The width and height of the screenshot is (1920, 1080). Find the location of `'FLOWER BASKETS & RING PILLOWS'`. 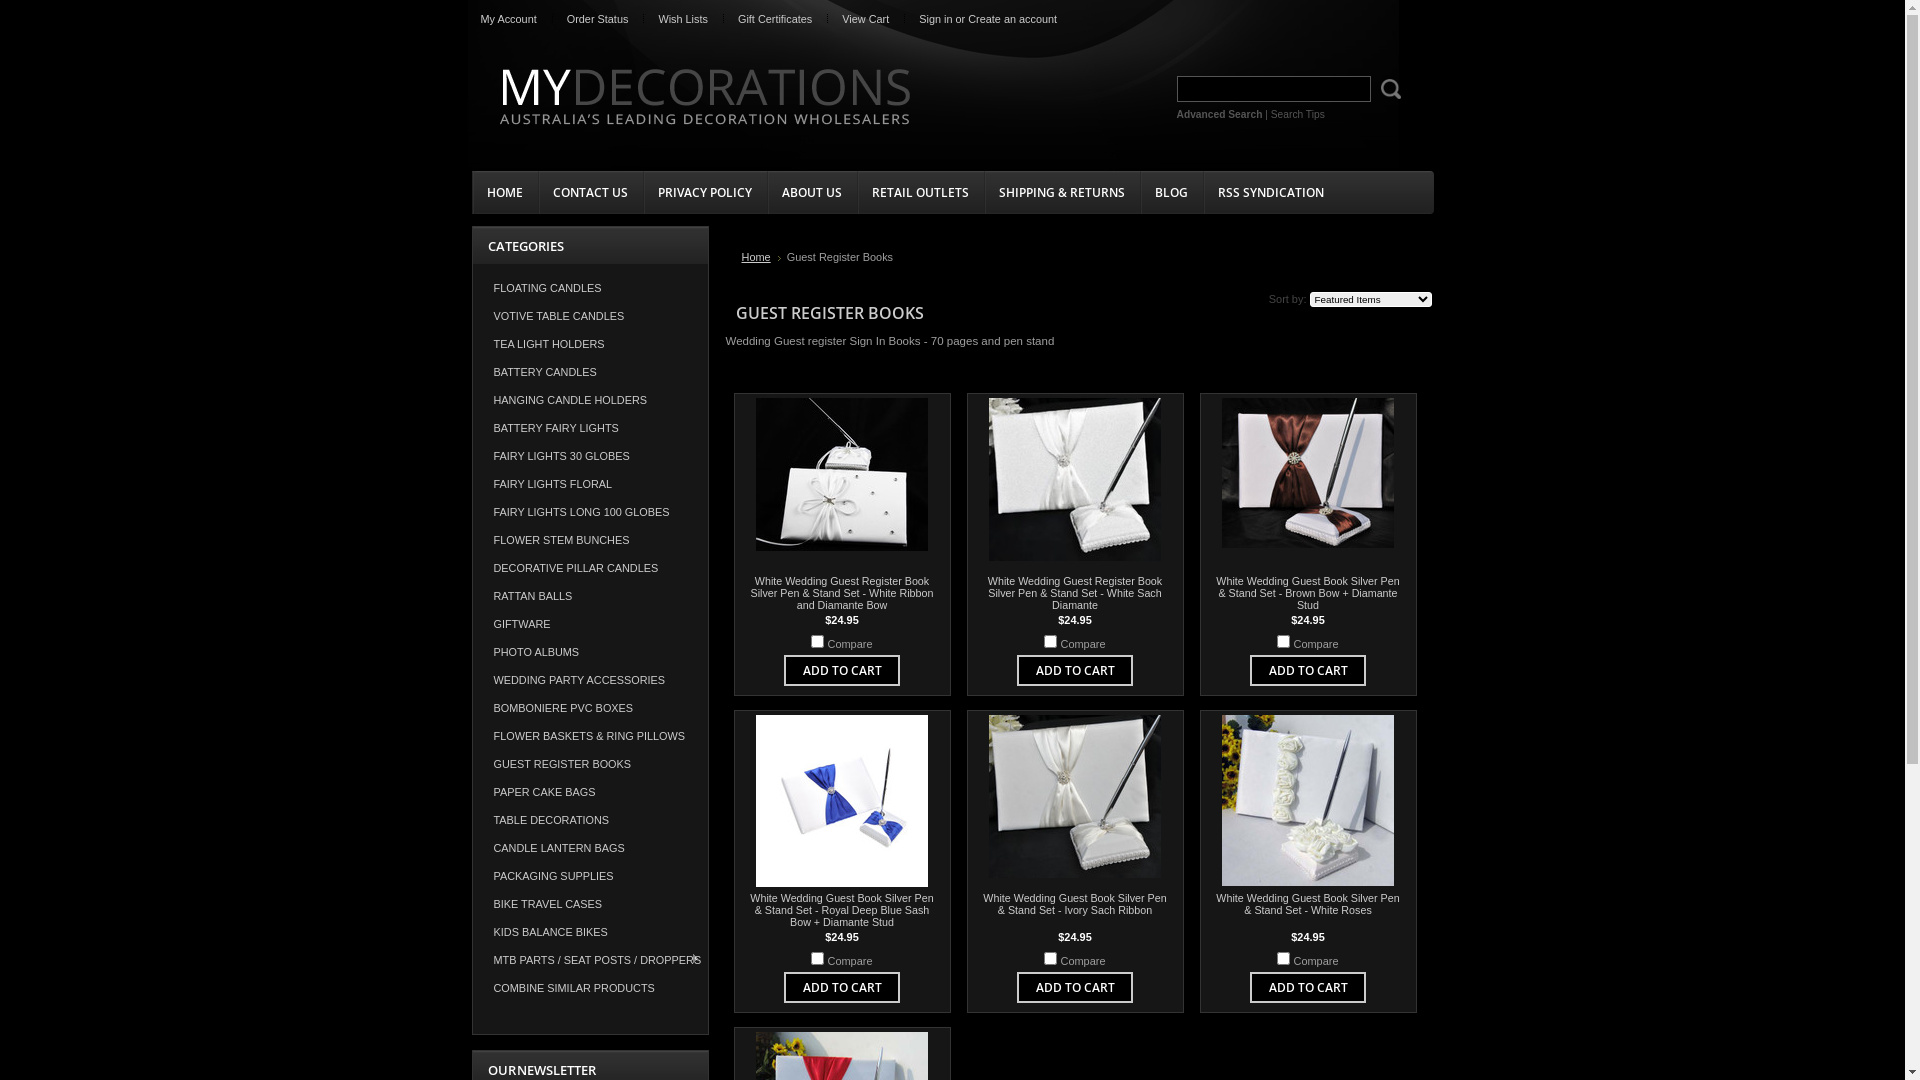

'FLOWER BASKETS & RING PILLOWS' is located at coordinates (470, 736).